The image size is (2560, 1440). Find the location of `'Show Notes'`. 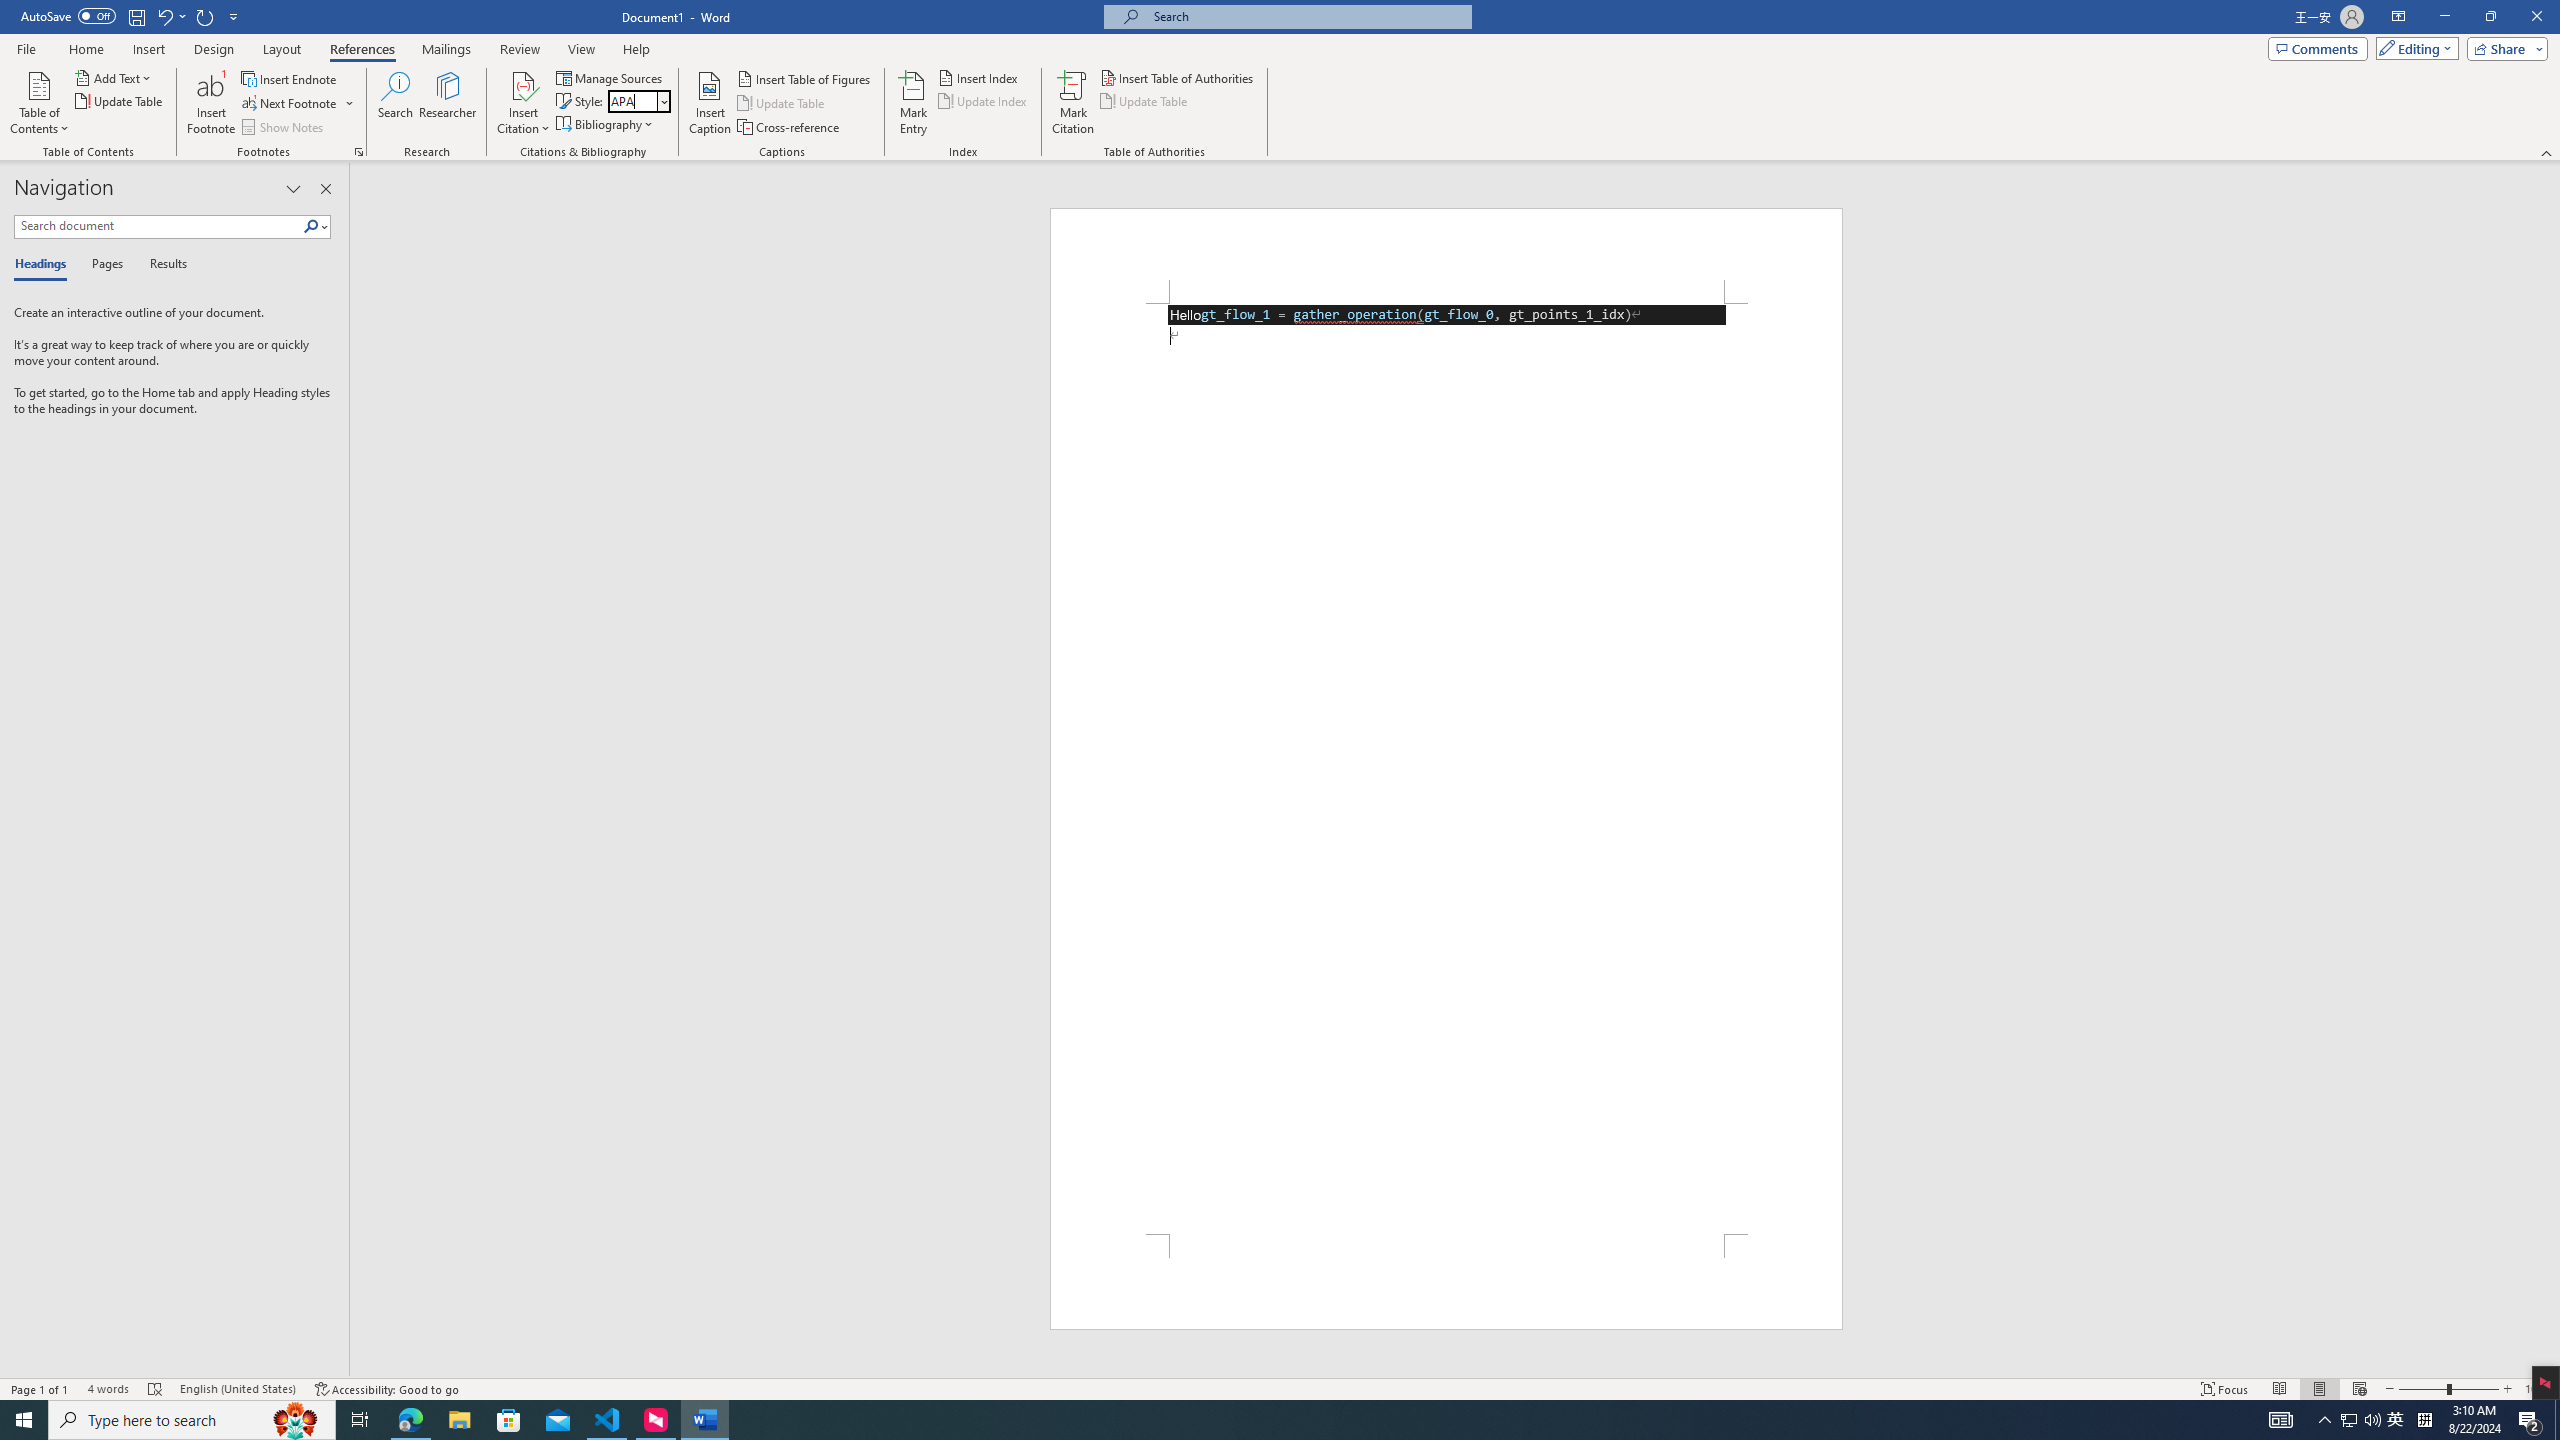

'Show Notes' is located at coordinates (284, 127).